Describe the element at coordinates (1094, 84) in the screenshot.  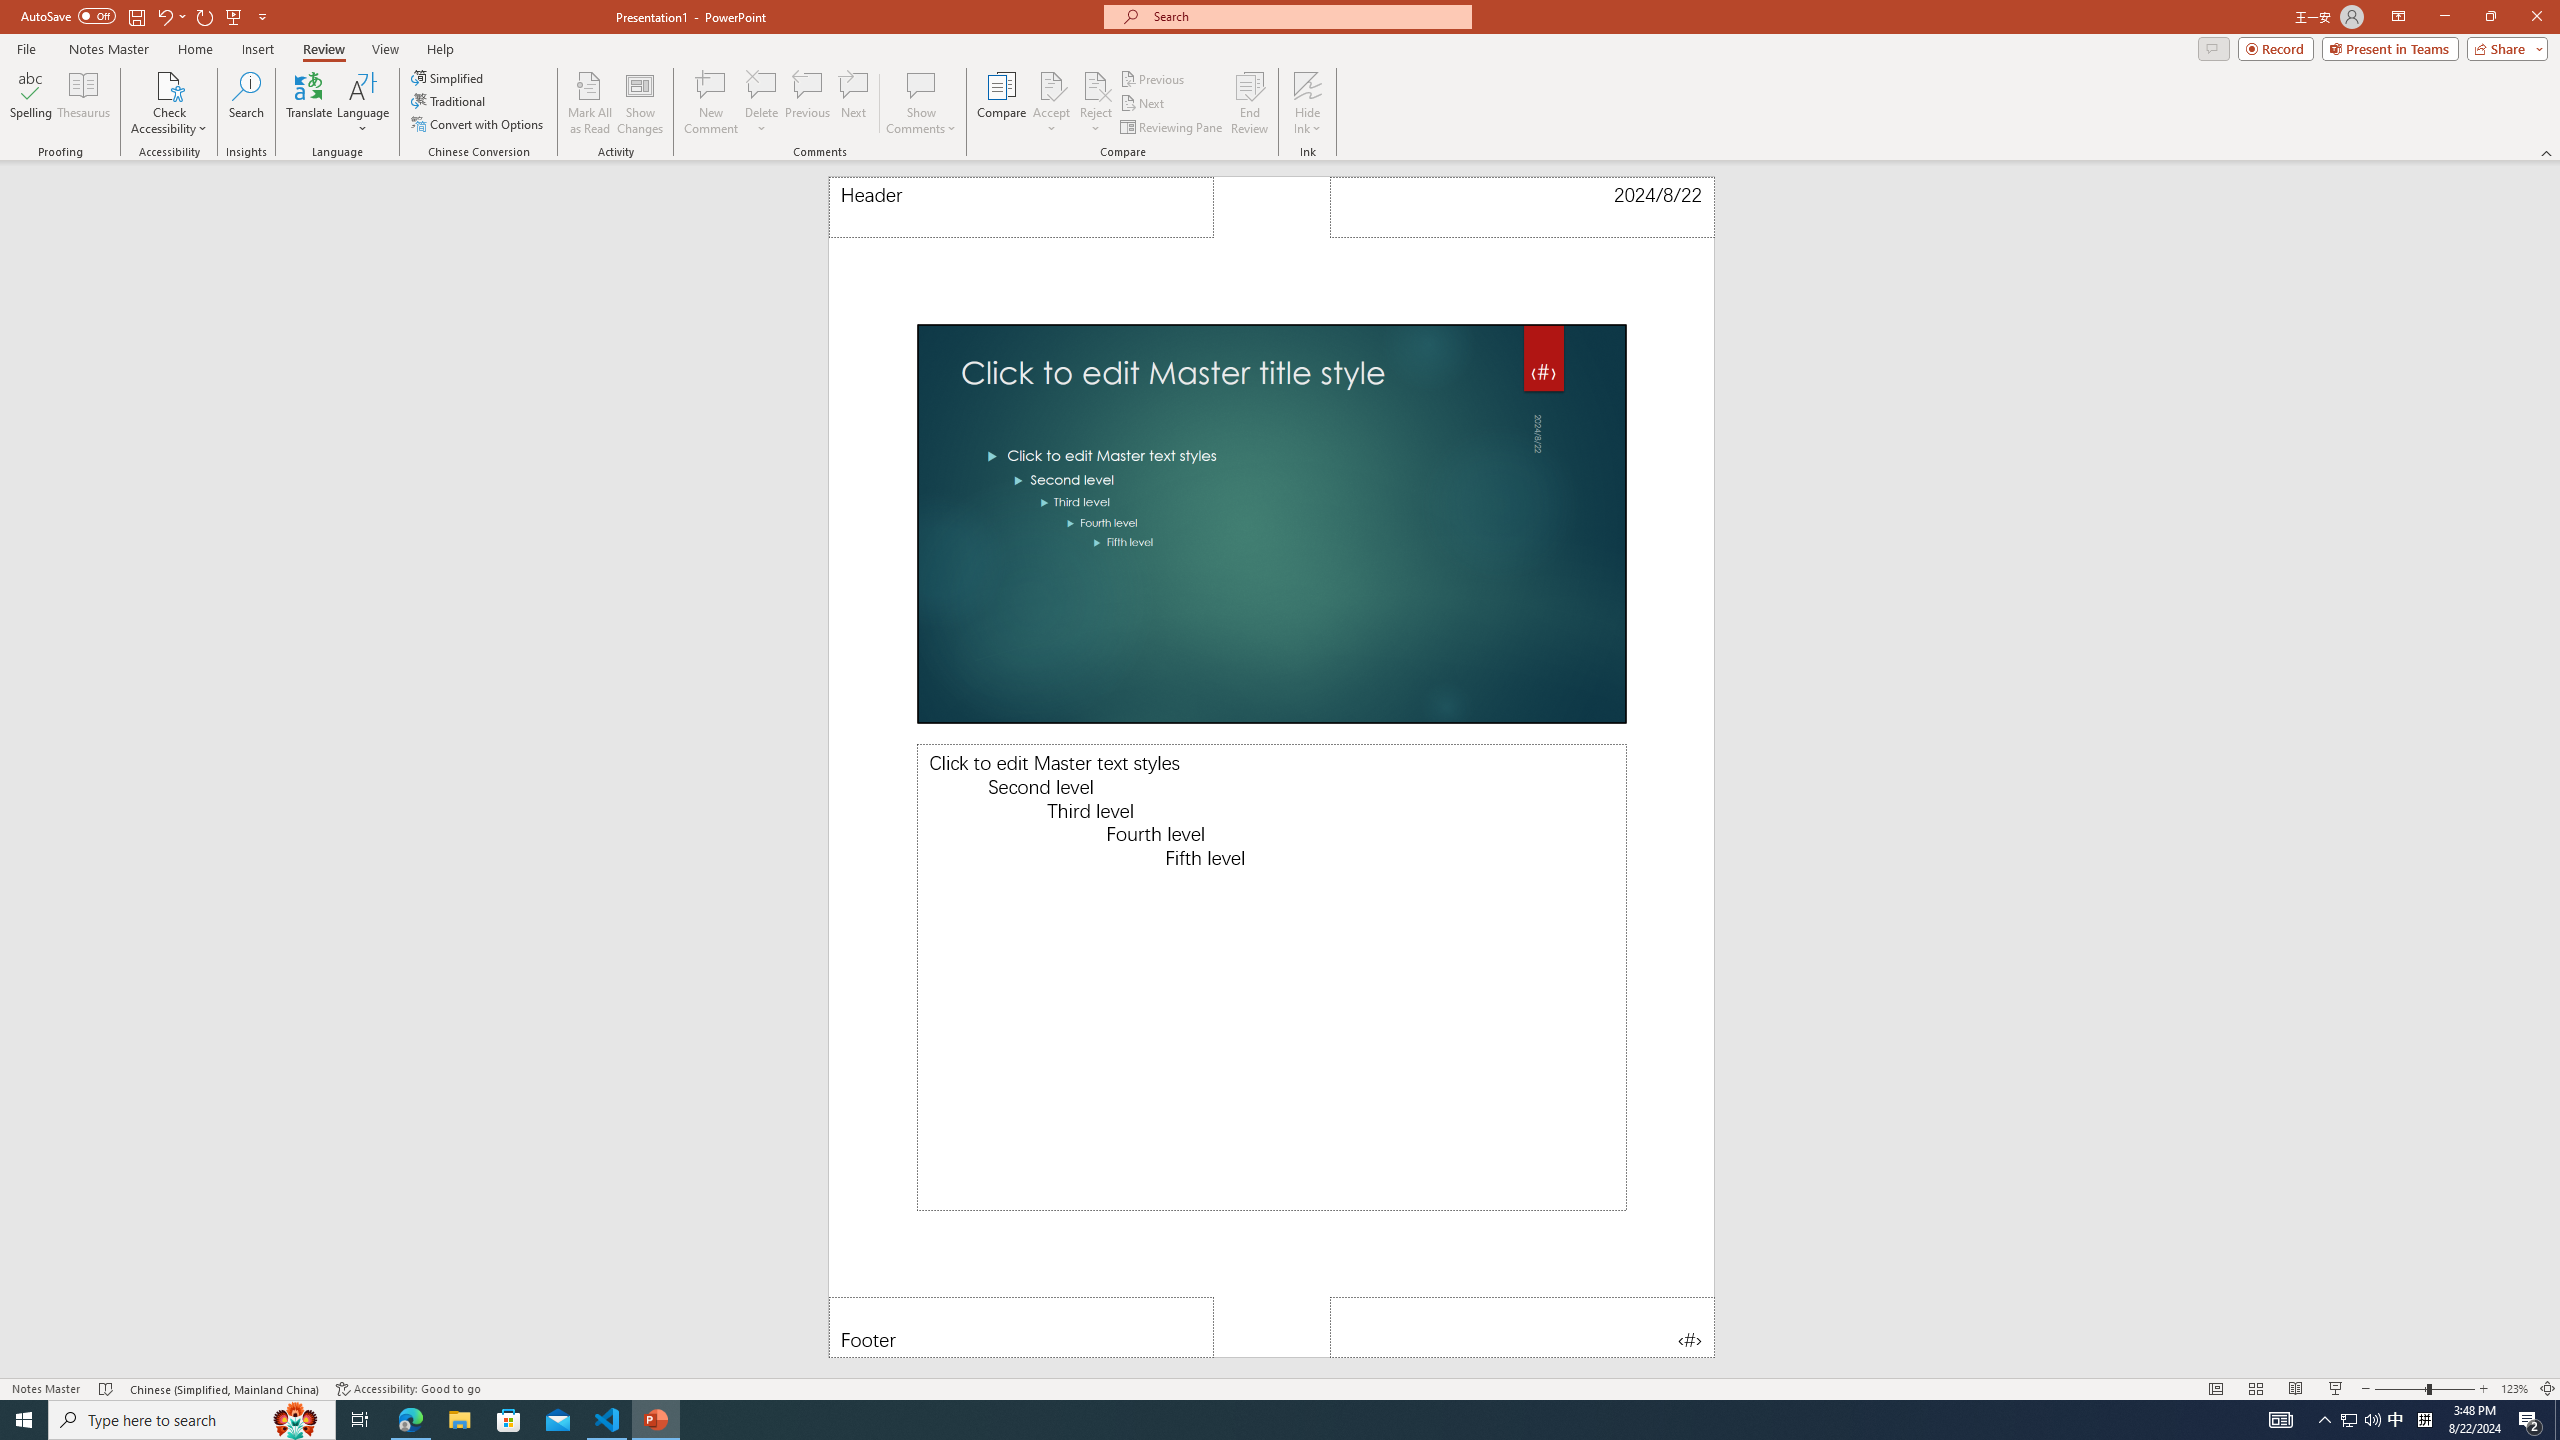
I see `'Reject Change'` at that location.